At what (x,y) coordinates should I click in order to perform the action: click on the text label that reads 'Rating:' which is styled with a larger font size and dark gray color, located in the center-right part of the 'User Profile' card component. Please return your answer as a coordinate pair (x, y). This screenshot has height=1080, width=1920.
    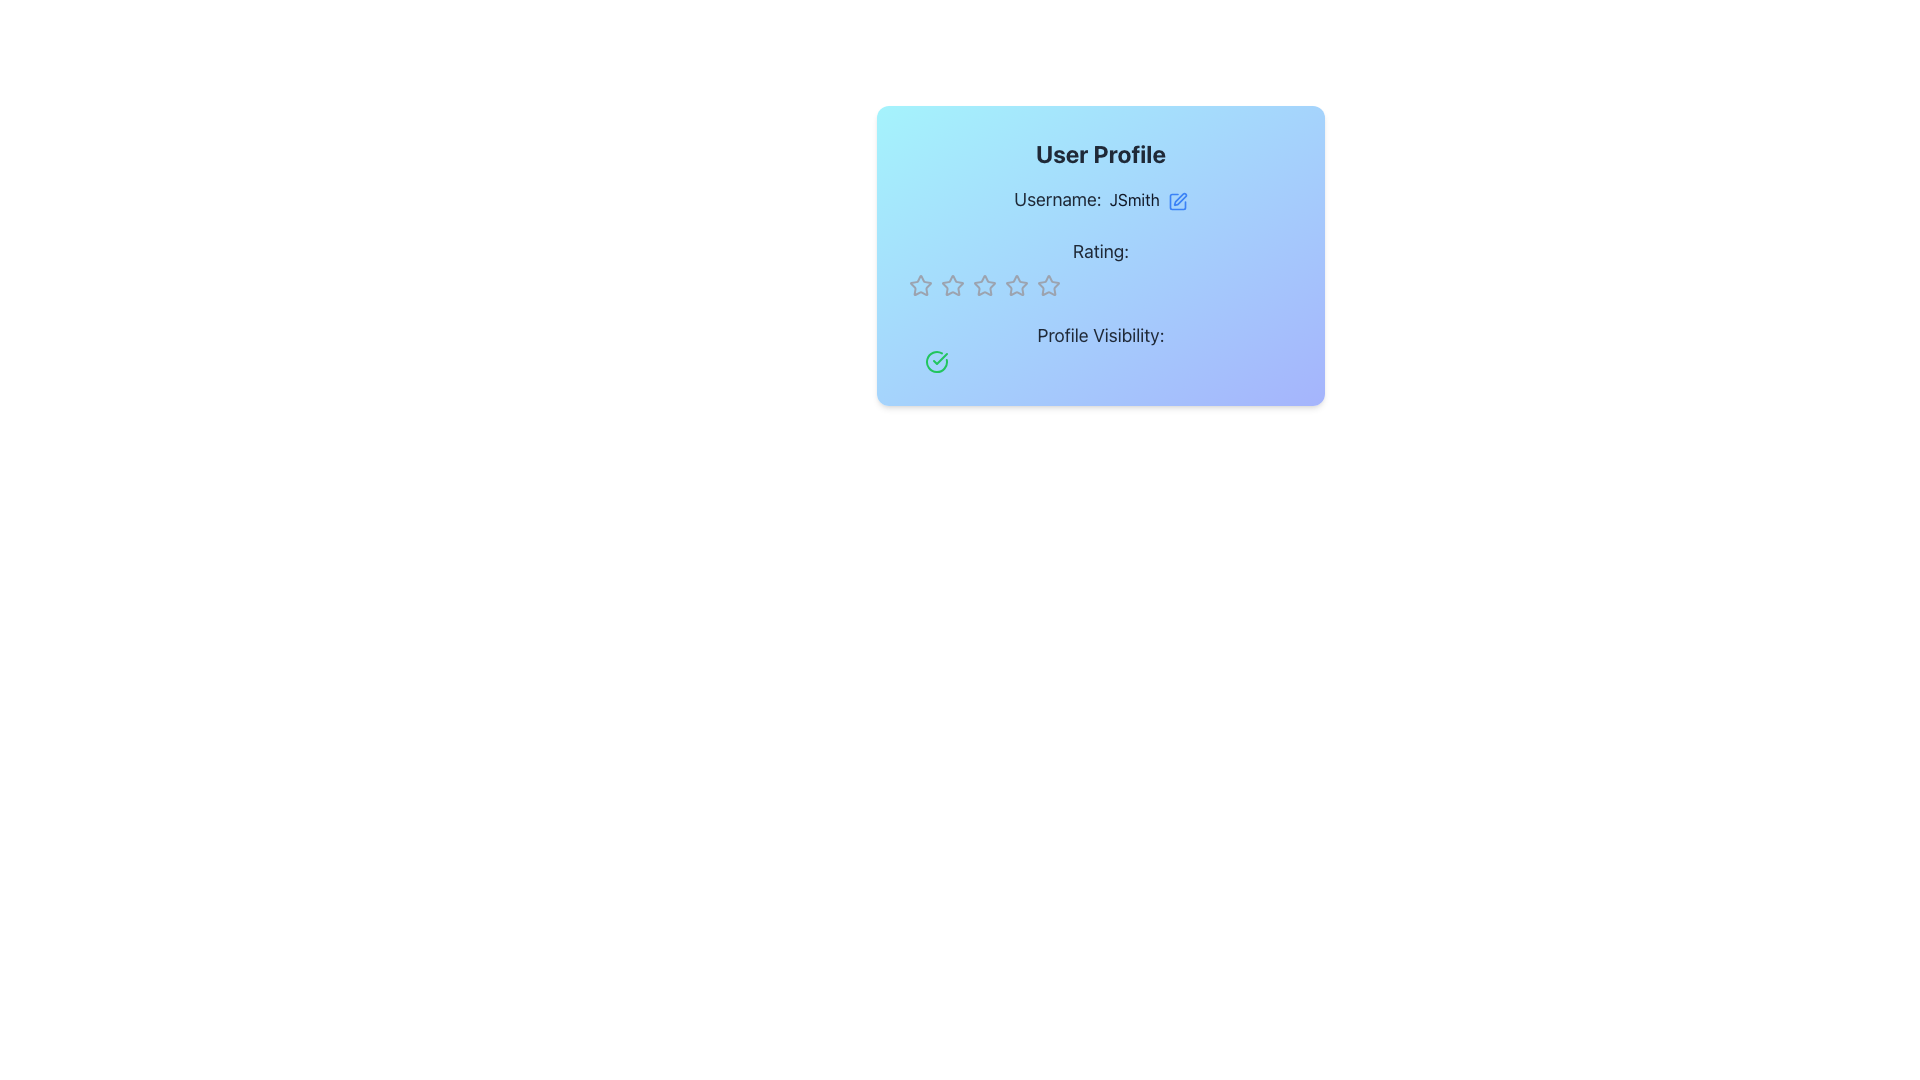
    Looking at the image, I should click on (1099, 250).